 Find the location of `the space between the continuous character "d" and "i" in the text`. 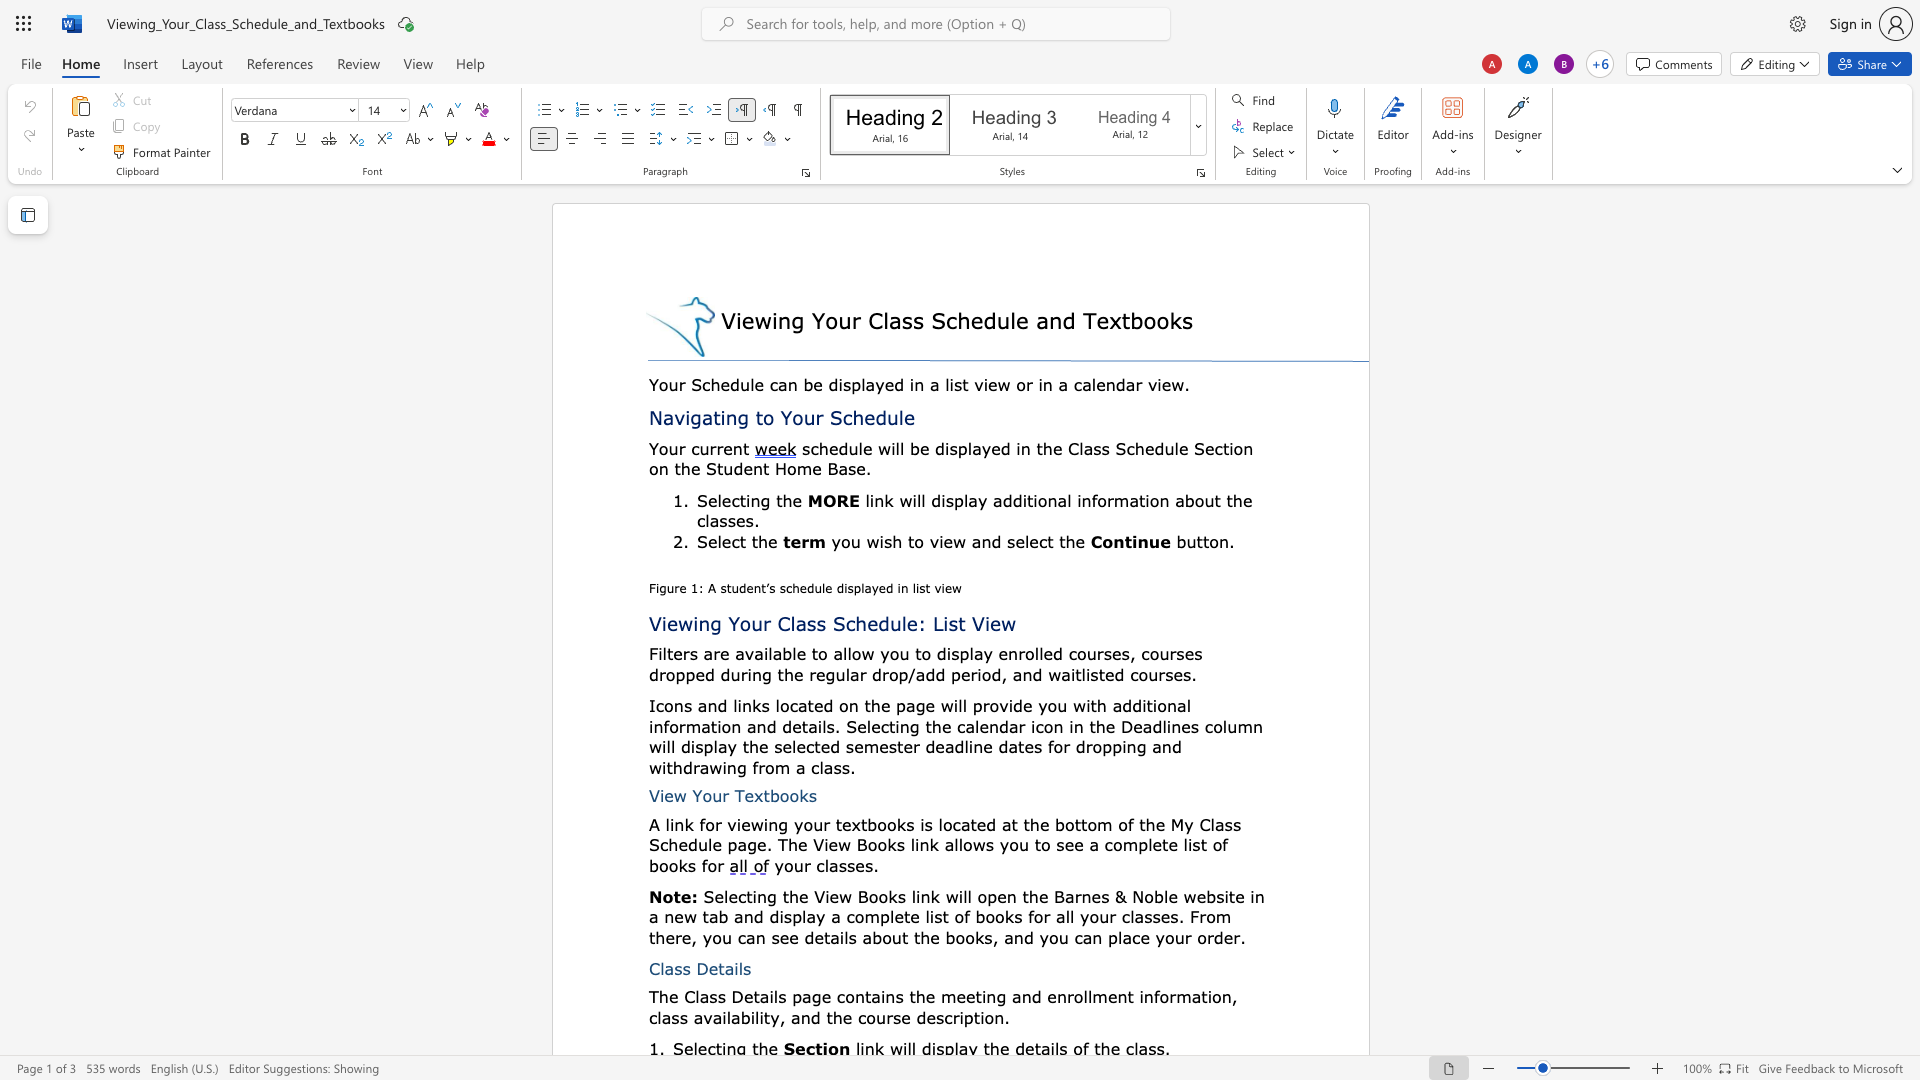

the space between the continuous character "d" and "i" in the text is located at coordinates (938, 499).